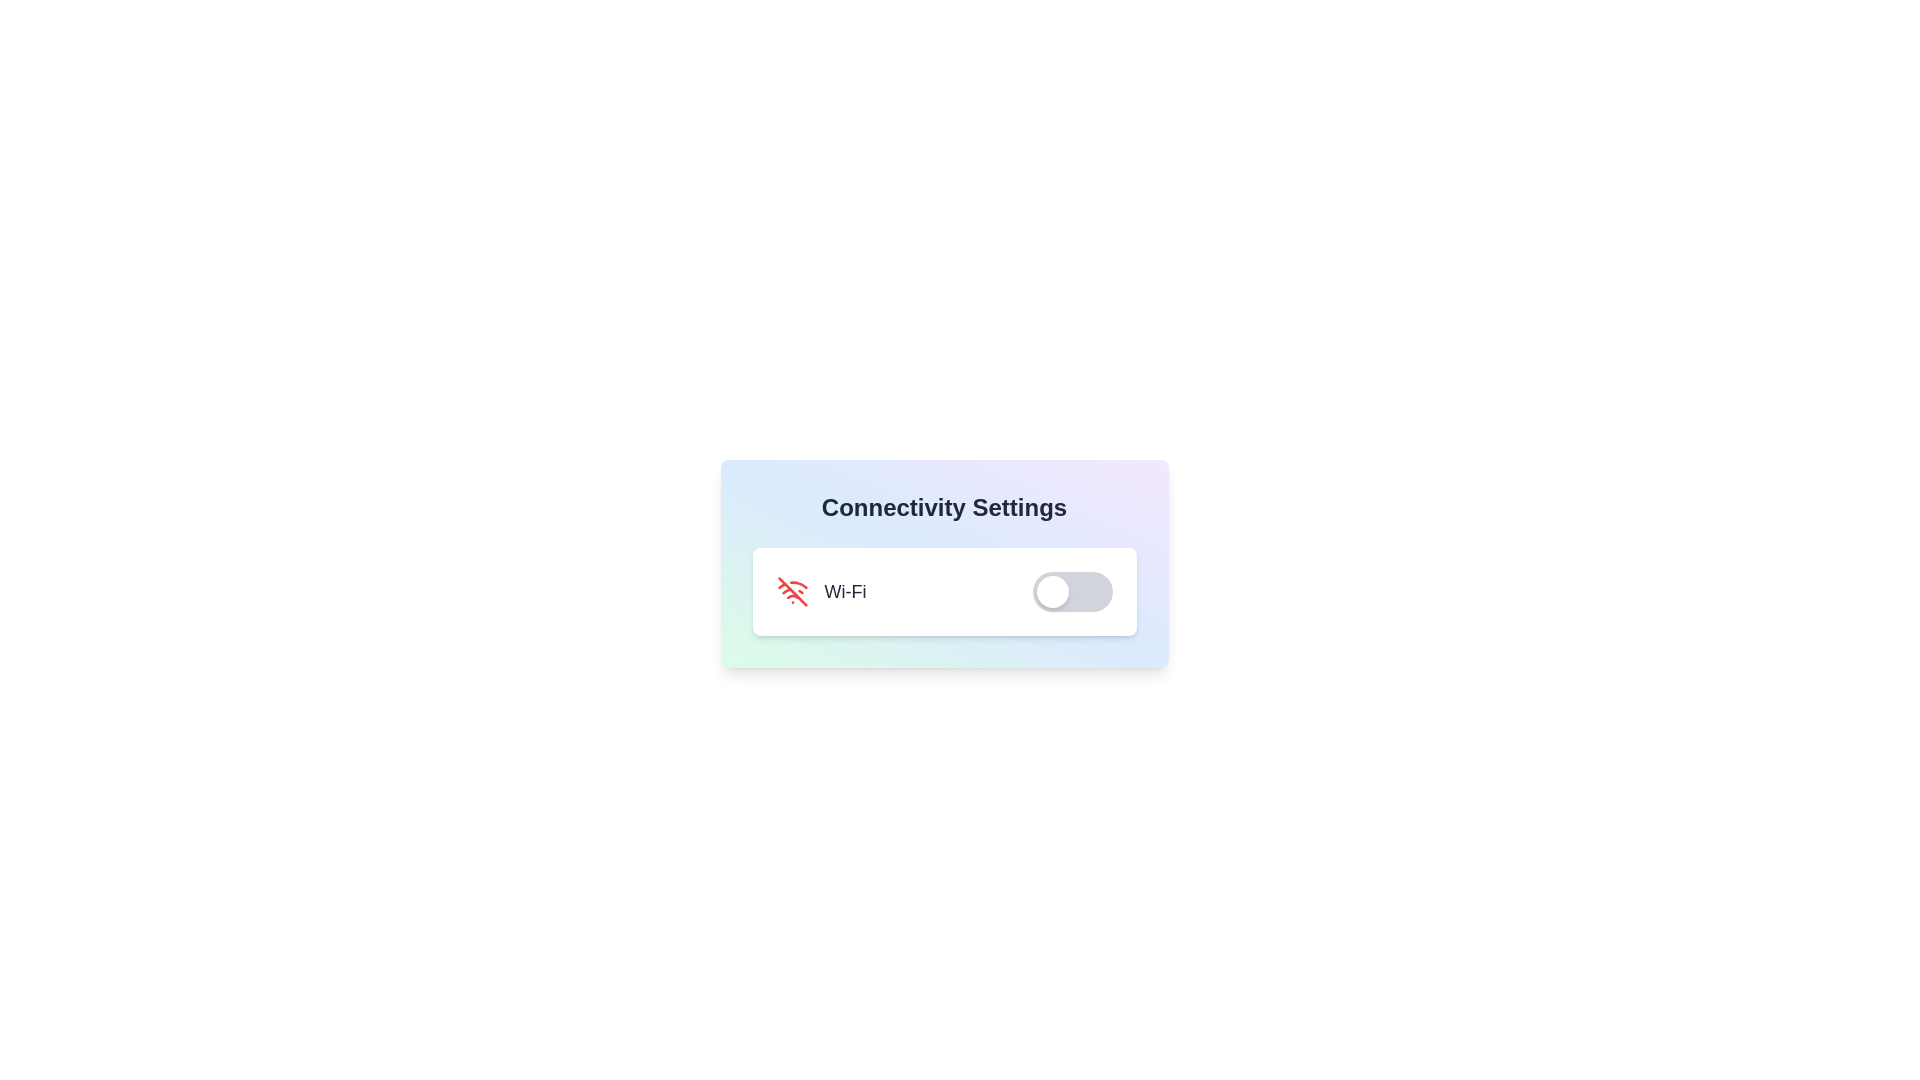 The height and width of the screenshot is (1080, 1920). What do you see at coordinates (943, 590) in the screenshot?
I see `the Wi-Fi status card located in the middle section of the 'Connectivity Settings' component, below the title` at bounding box center [943, 590].